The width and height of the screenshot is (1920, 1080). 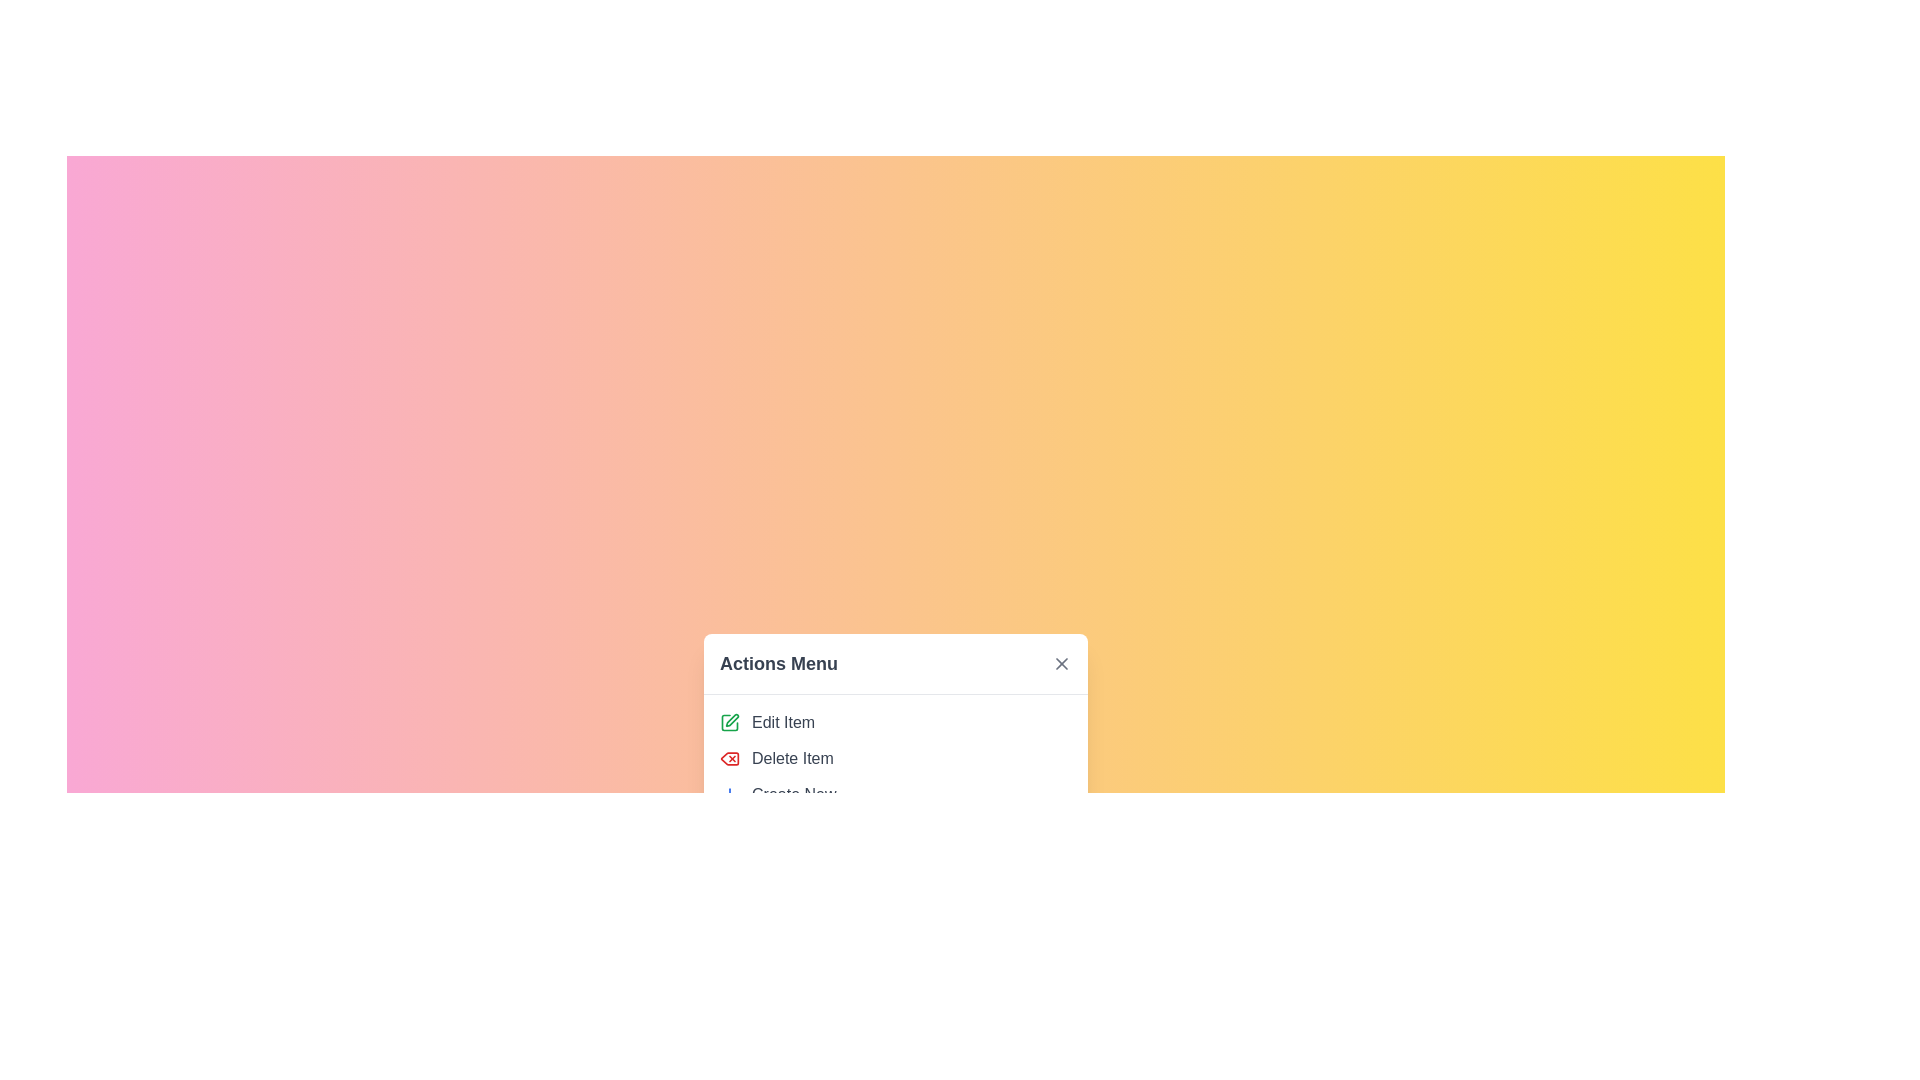 What do you see at coordinates (728, 722) in the screenshot?
I see `the 'Edit' action icon located in the upper-left area of the 'Actions Menu' dropdown, immediately to the left of the text 'Edit Item'` at bounding box center [728, 722].